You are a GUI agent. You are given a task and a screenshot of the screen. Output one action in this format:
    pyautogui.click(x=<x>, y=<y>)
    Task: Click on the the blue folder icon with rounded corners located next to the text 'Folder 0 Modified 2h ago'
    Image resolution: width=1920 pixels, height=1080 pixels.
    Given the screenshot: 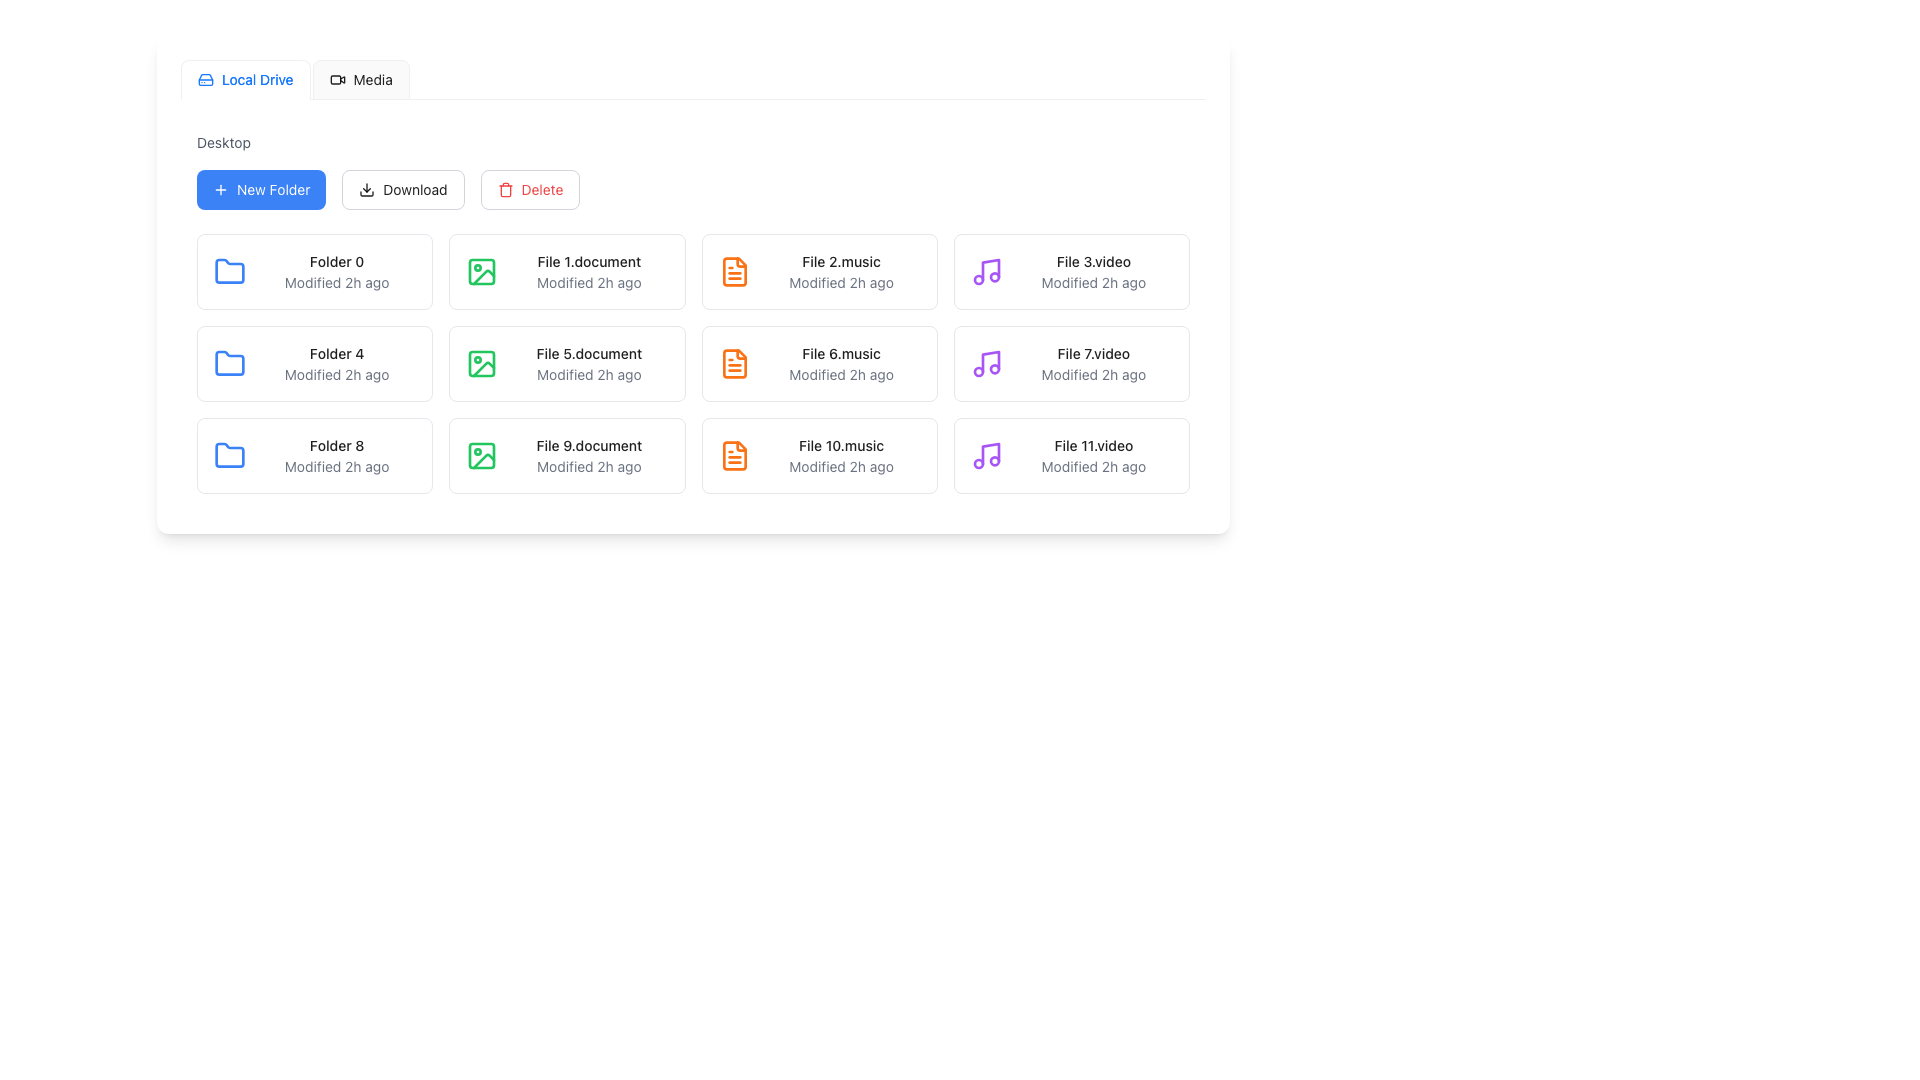 What is the action you would take?
    pyautogui.click(x=230, y=272)
    